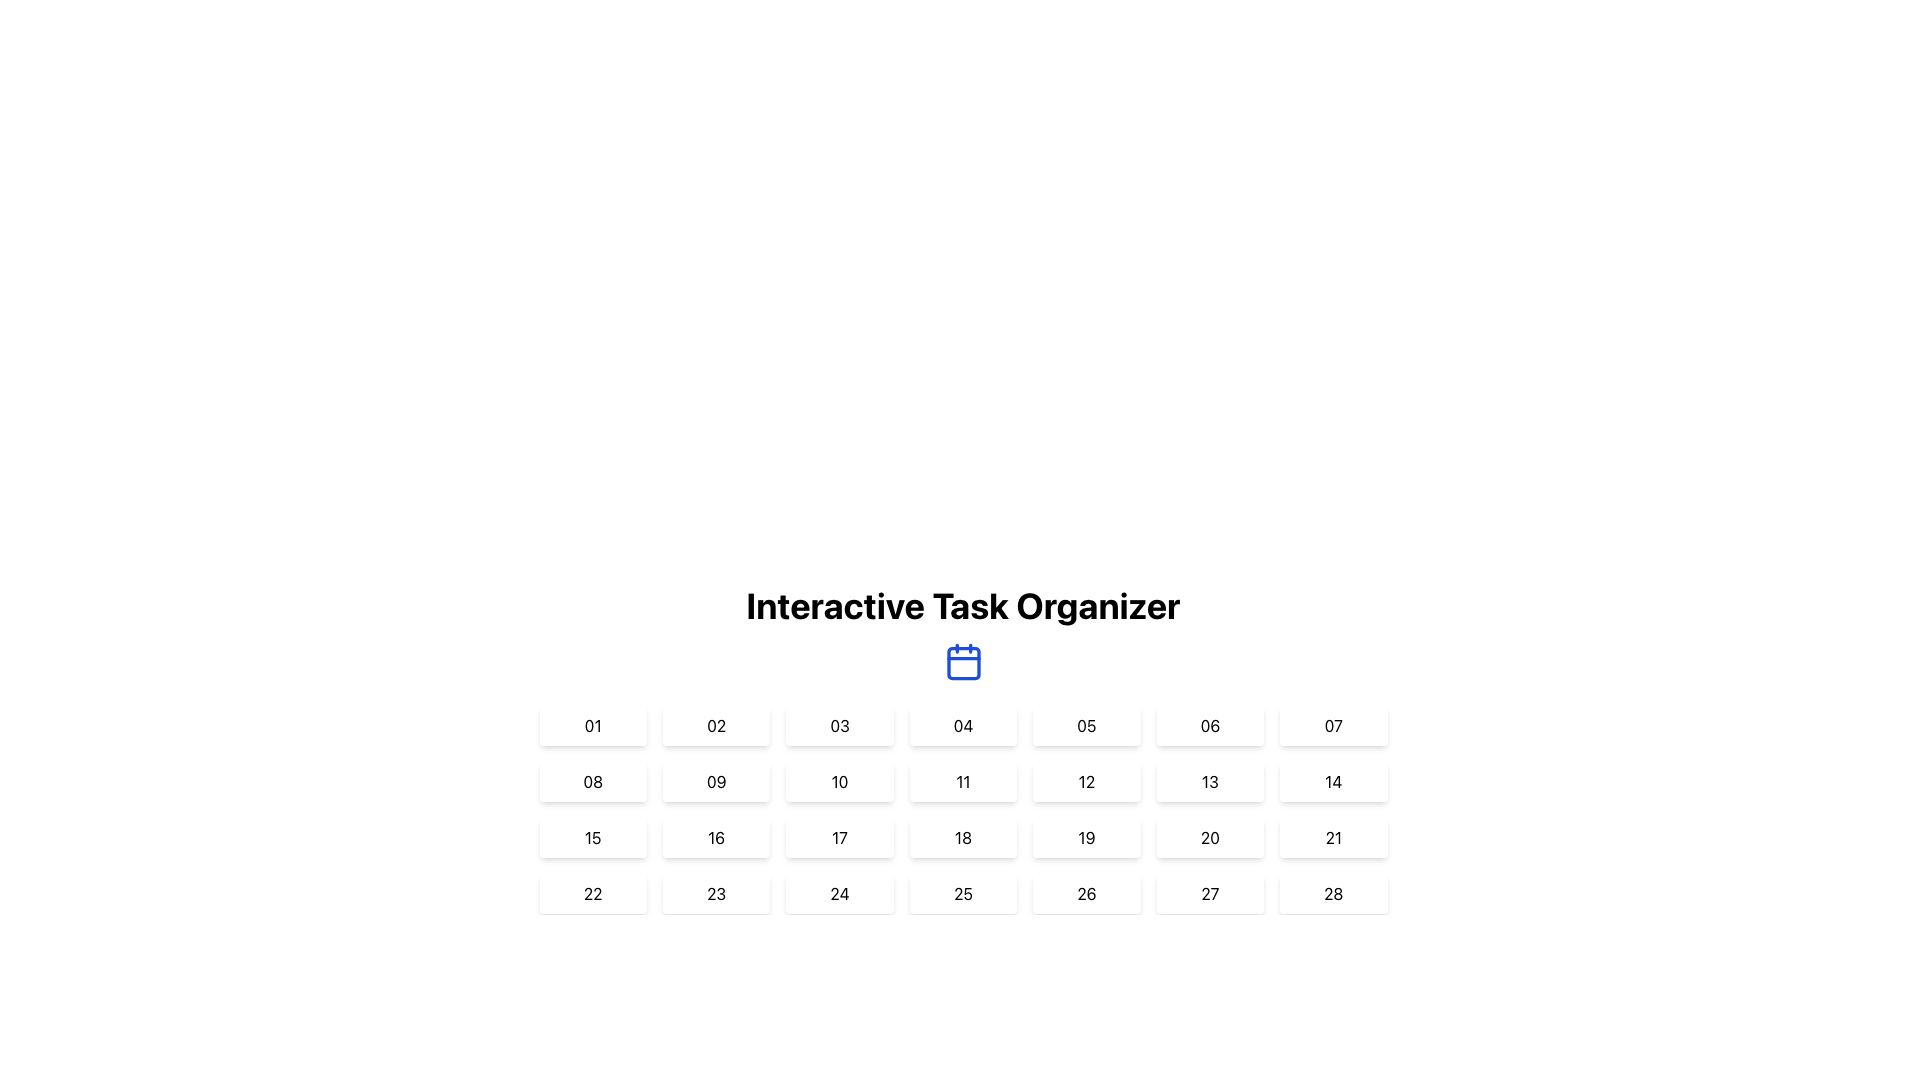 This screenshot has height=1080, width=1920. Describe the element at coordinates (1085, 837) in the screenshot. I see `the button labeled '19', which is a rounded rectangular box with a light gray background located in the 5th position of the third row in a 7-column grid` at that location.